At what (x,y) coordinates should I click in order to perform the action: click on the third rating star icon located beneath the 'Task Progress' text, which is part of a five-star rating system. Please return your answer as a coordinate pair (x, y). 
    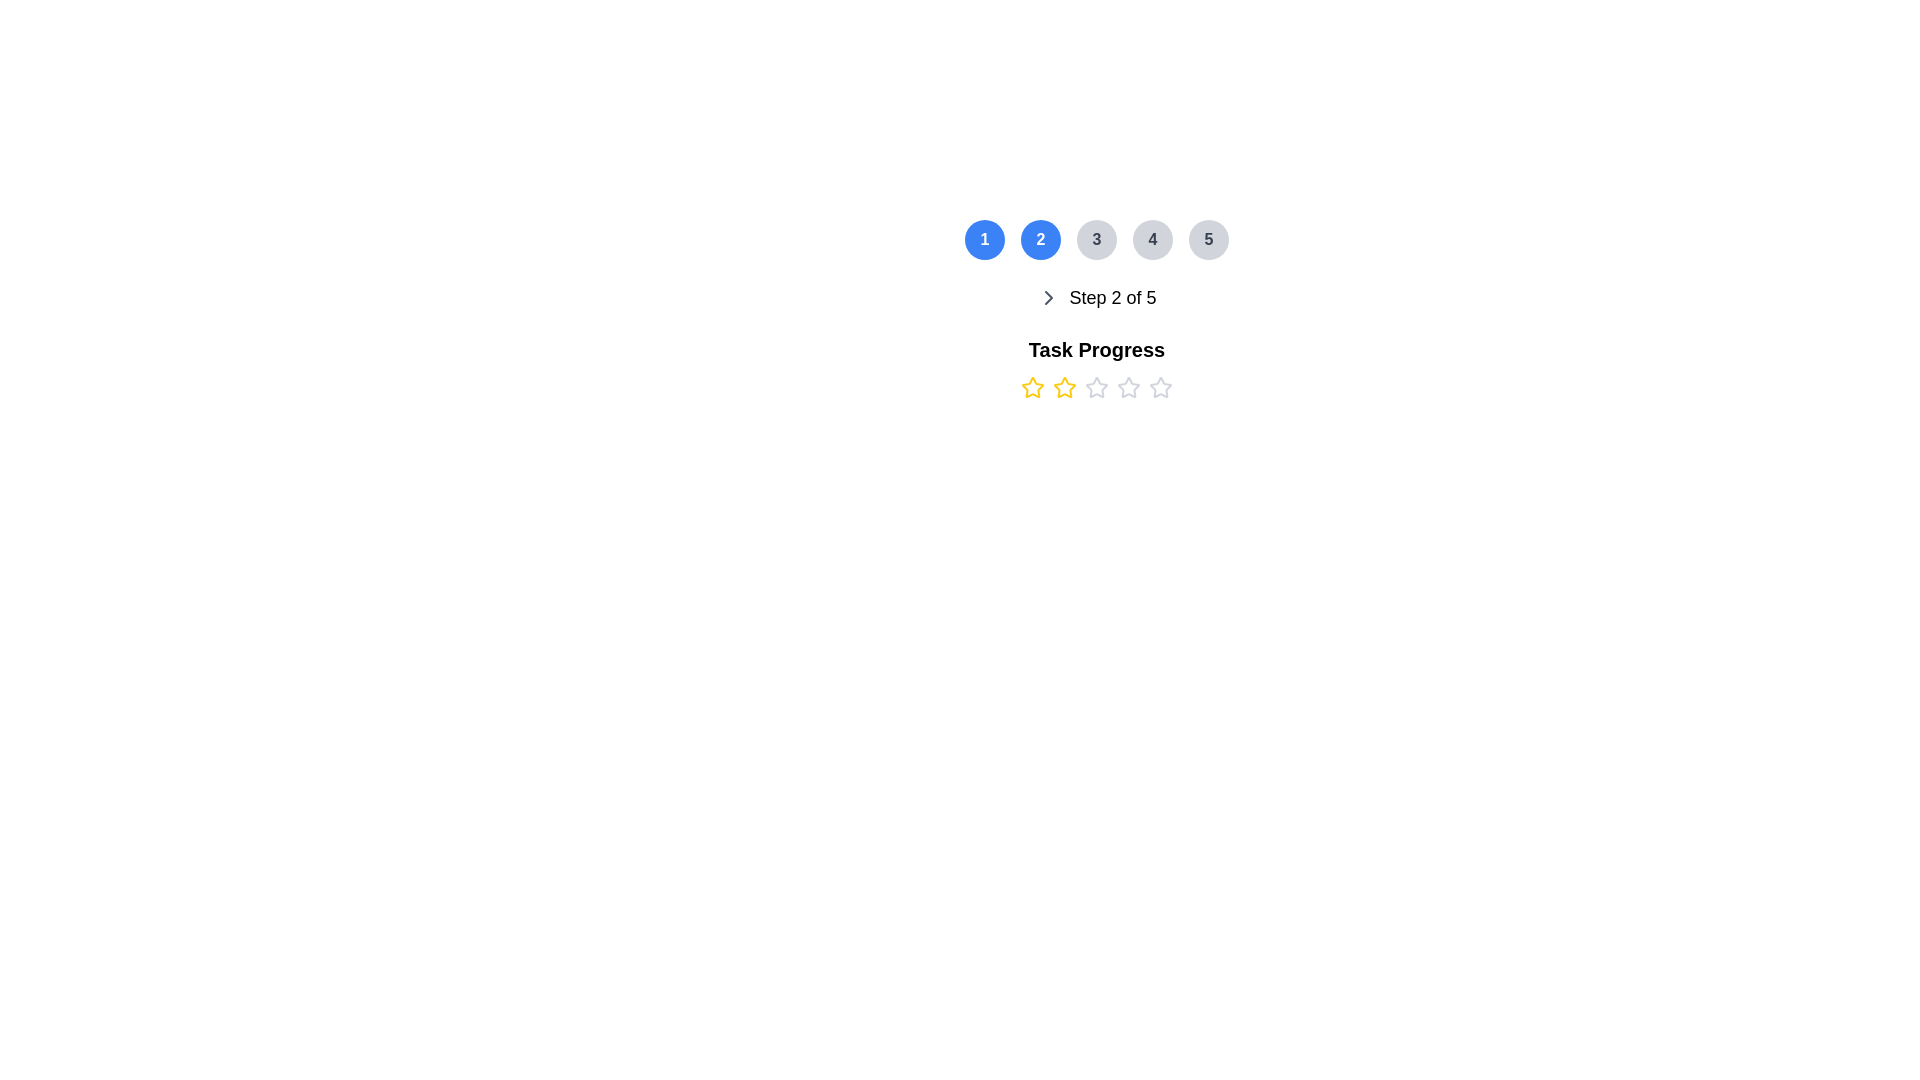
    Looking at the image, I should click on (1096, 388).